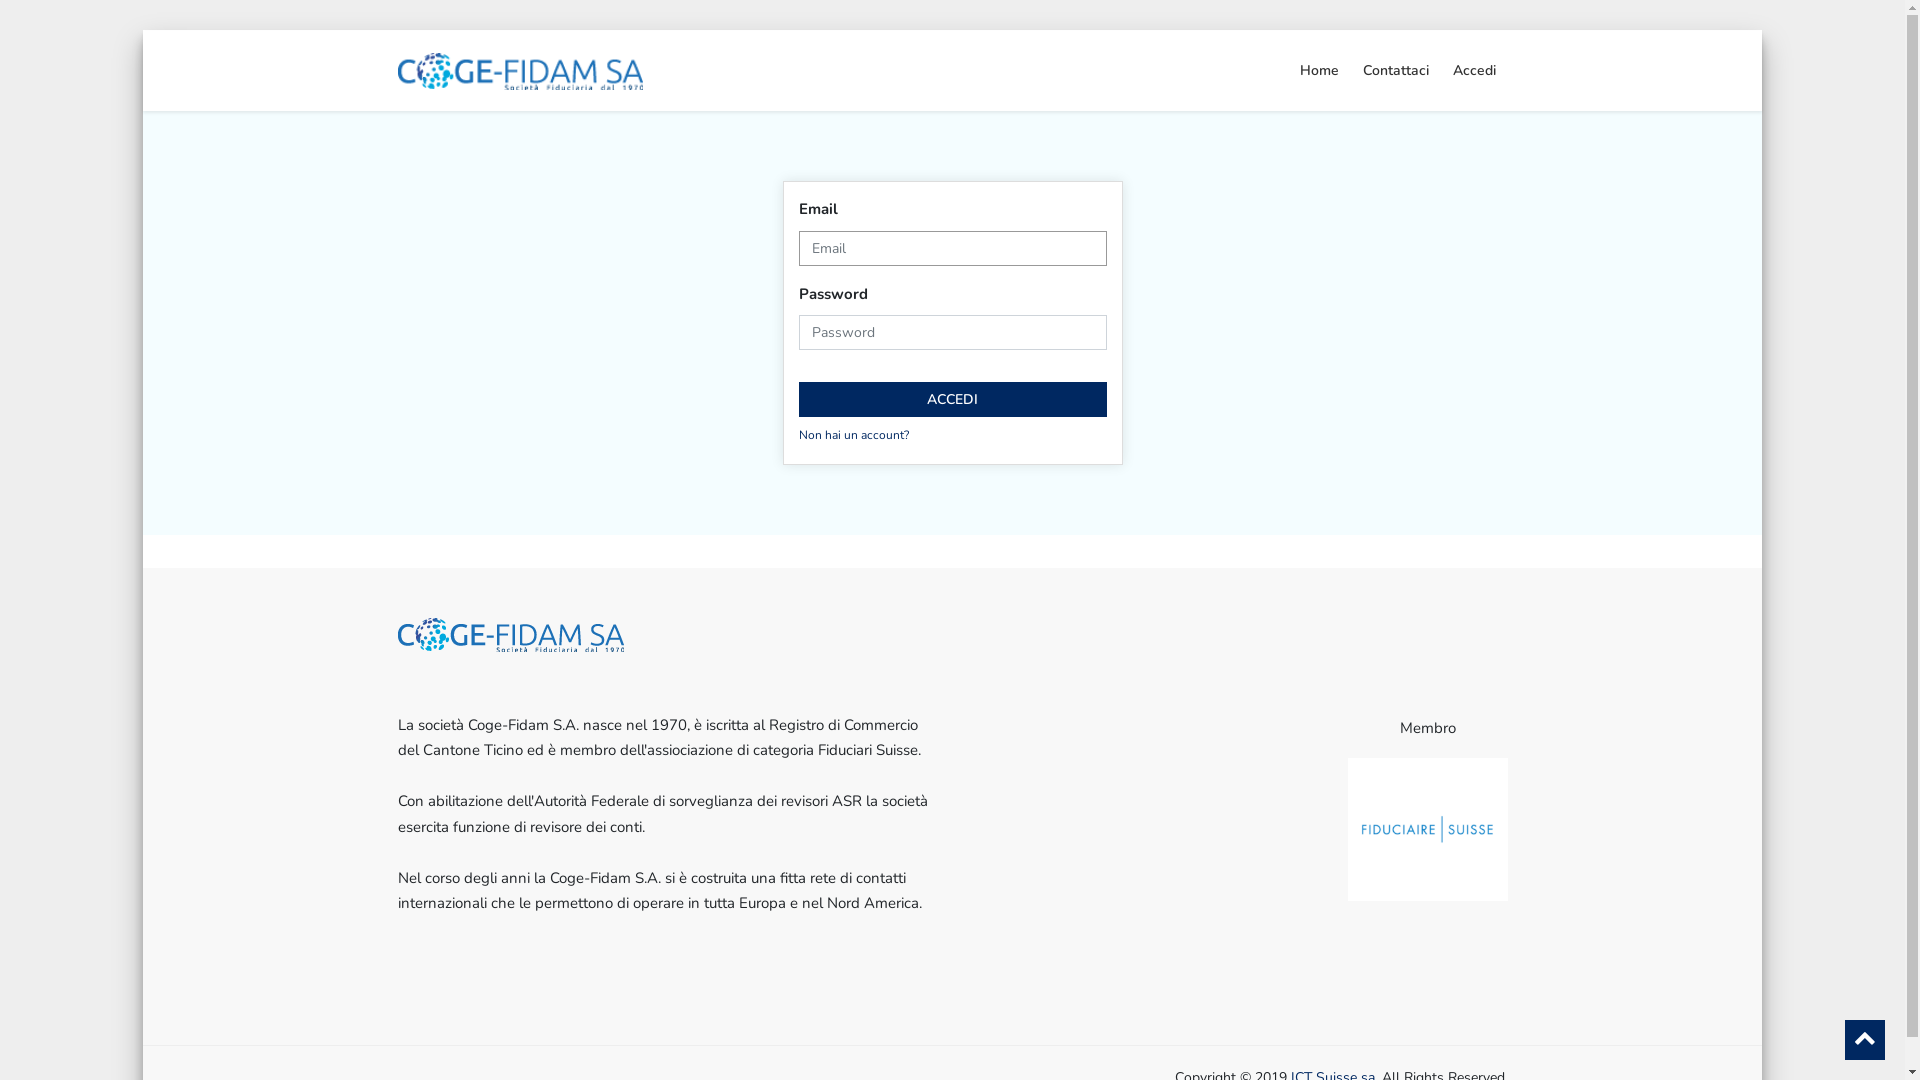  What do you see at coordinates (950, 399) in the screenshot?
I see `'ACCEDI'` at bounding box center [950, 399].